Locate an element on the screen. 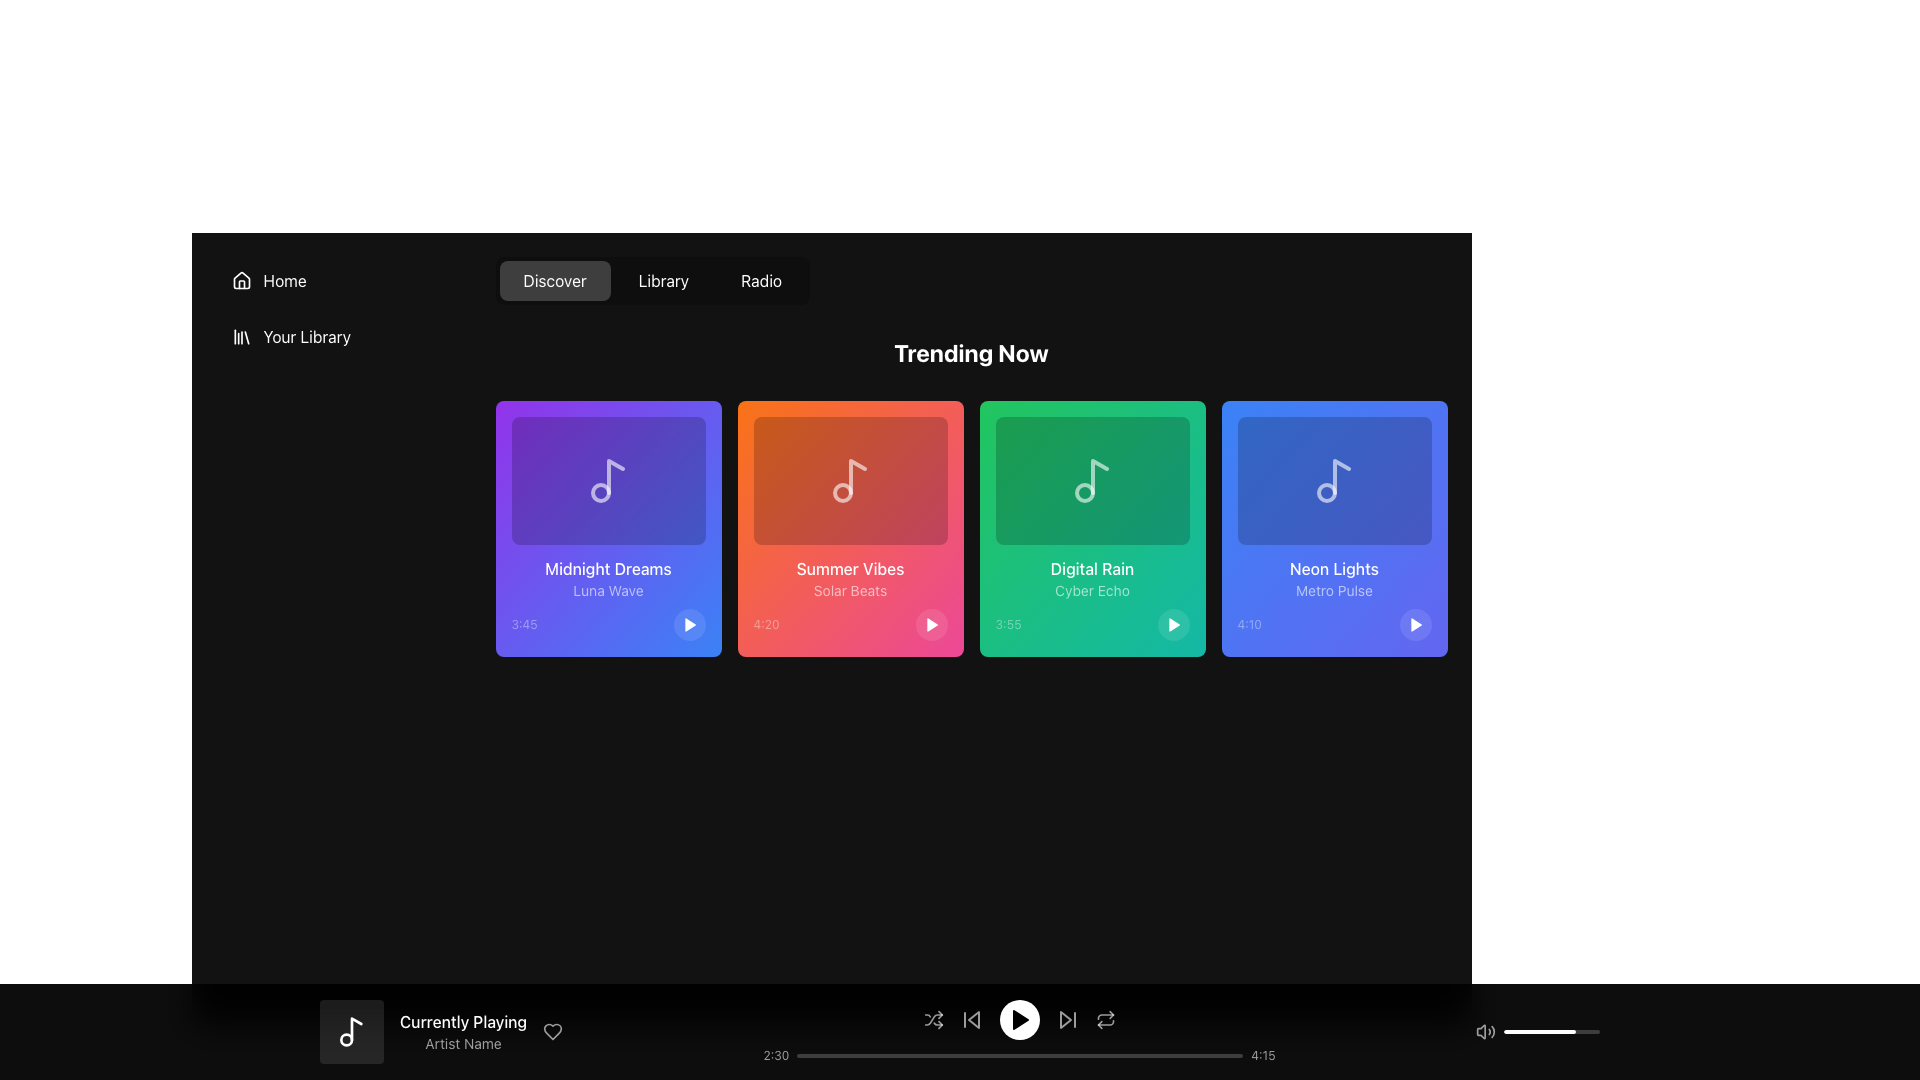 The width and height of the screenshot is (1920, 1080). the second button from the left at the top of the central panel is located at coordinates (652, 281).